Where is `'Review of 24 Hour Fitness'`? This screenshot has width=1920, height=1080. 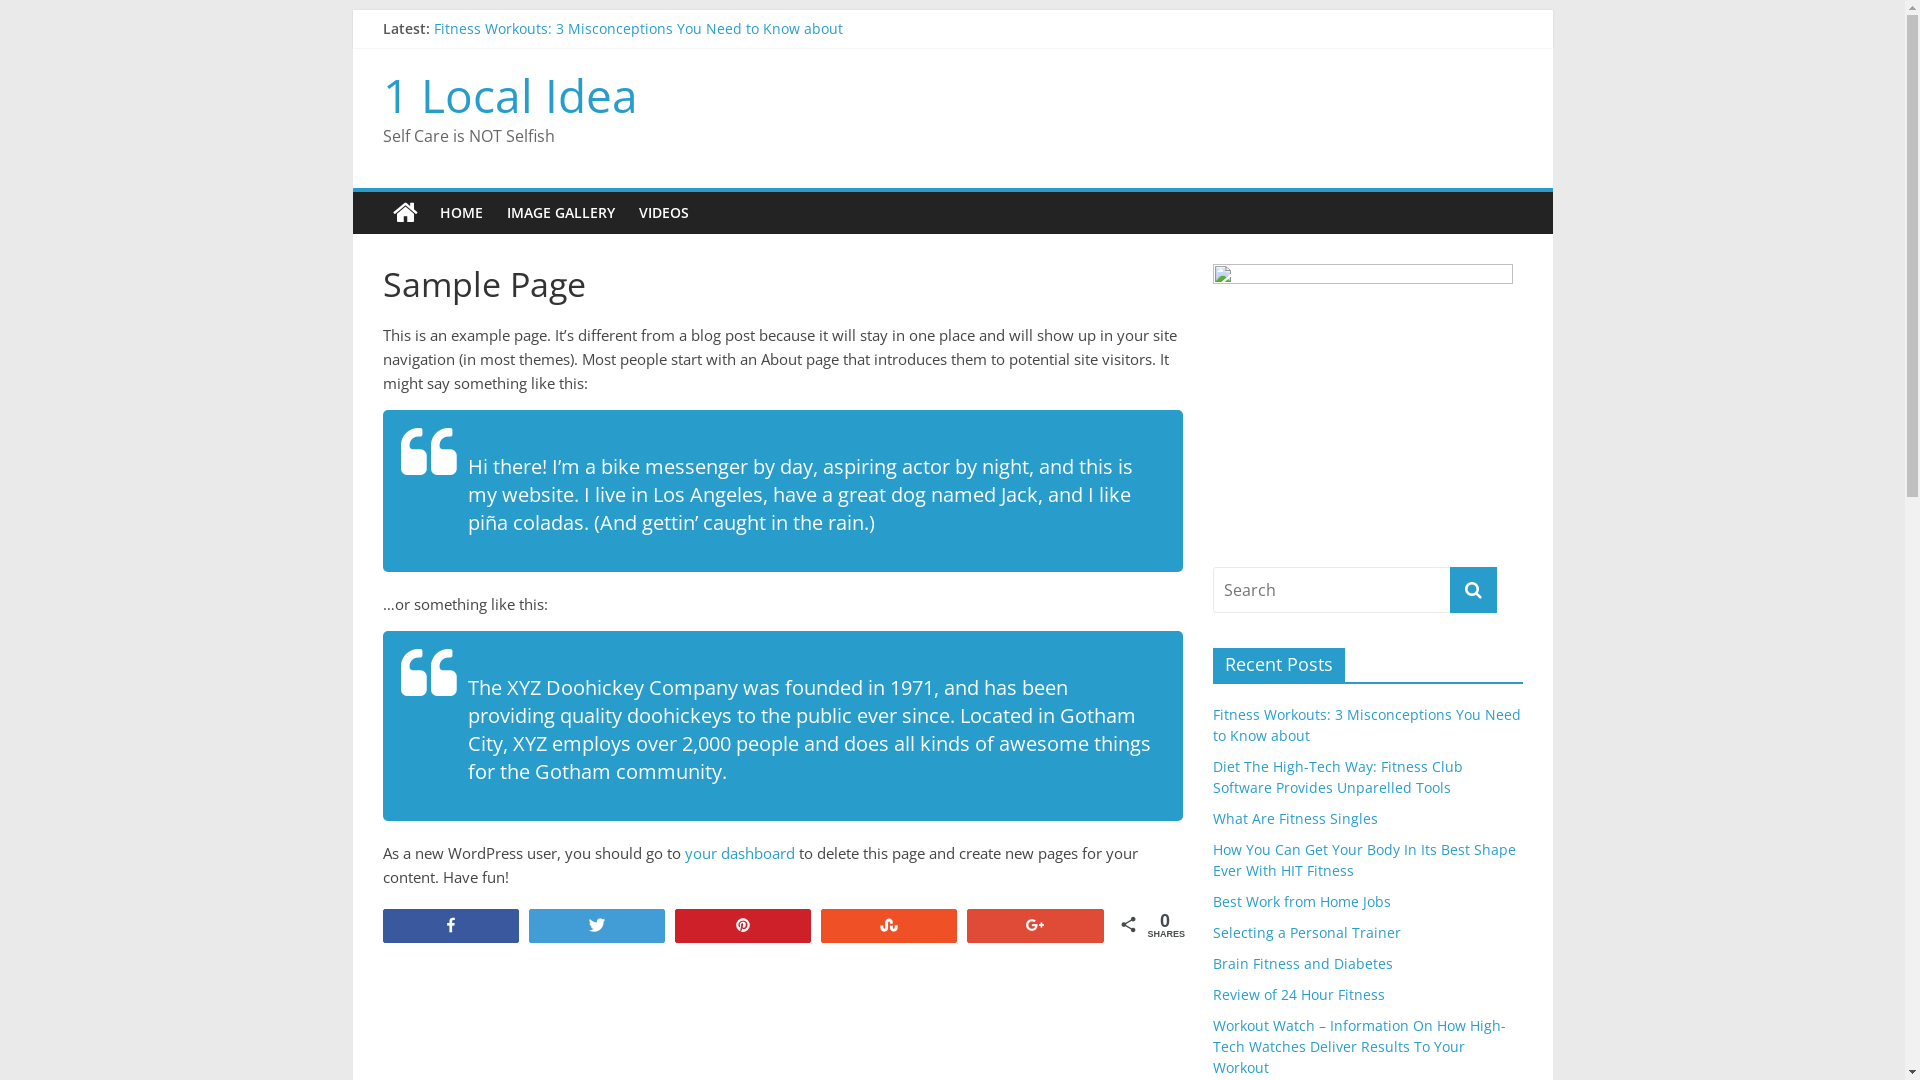
'Review of 24 Hour Fitness' is located at coordinates (1297, 994).